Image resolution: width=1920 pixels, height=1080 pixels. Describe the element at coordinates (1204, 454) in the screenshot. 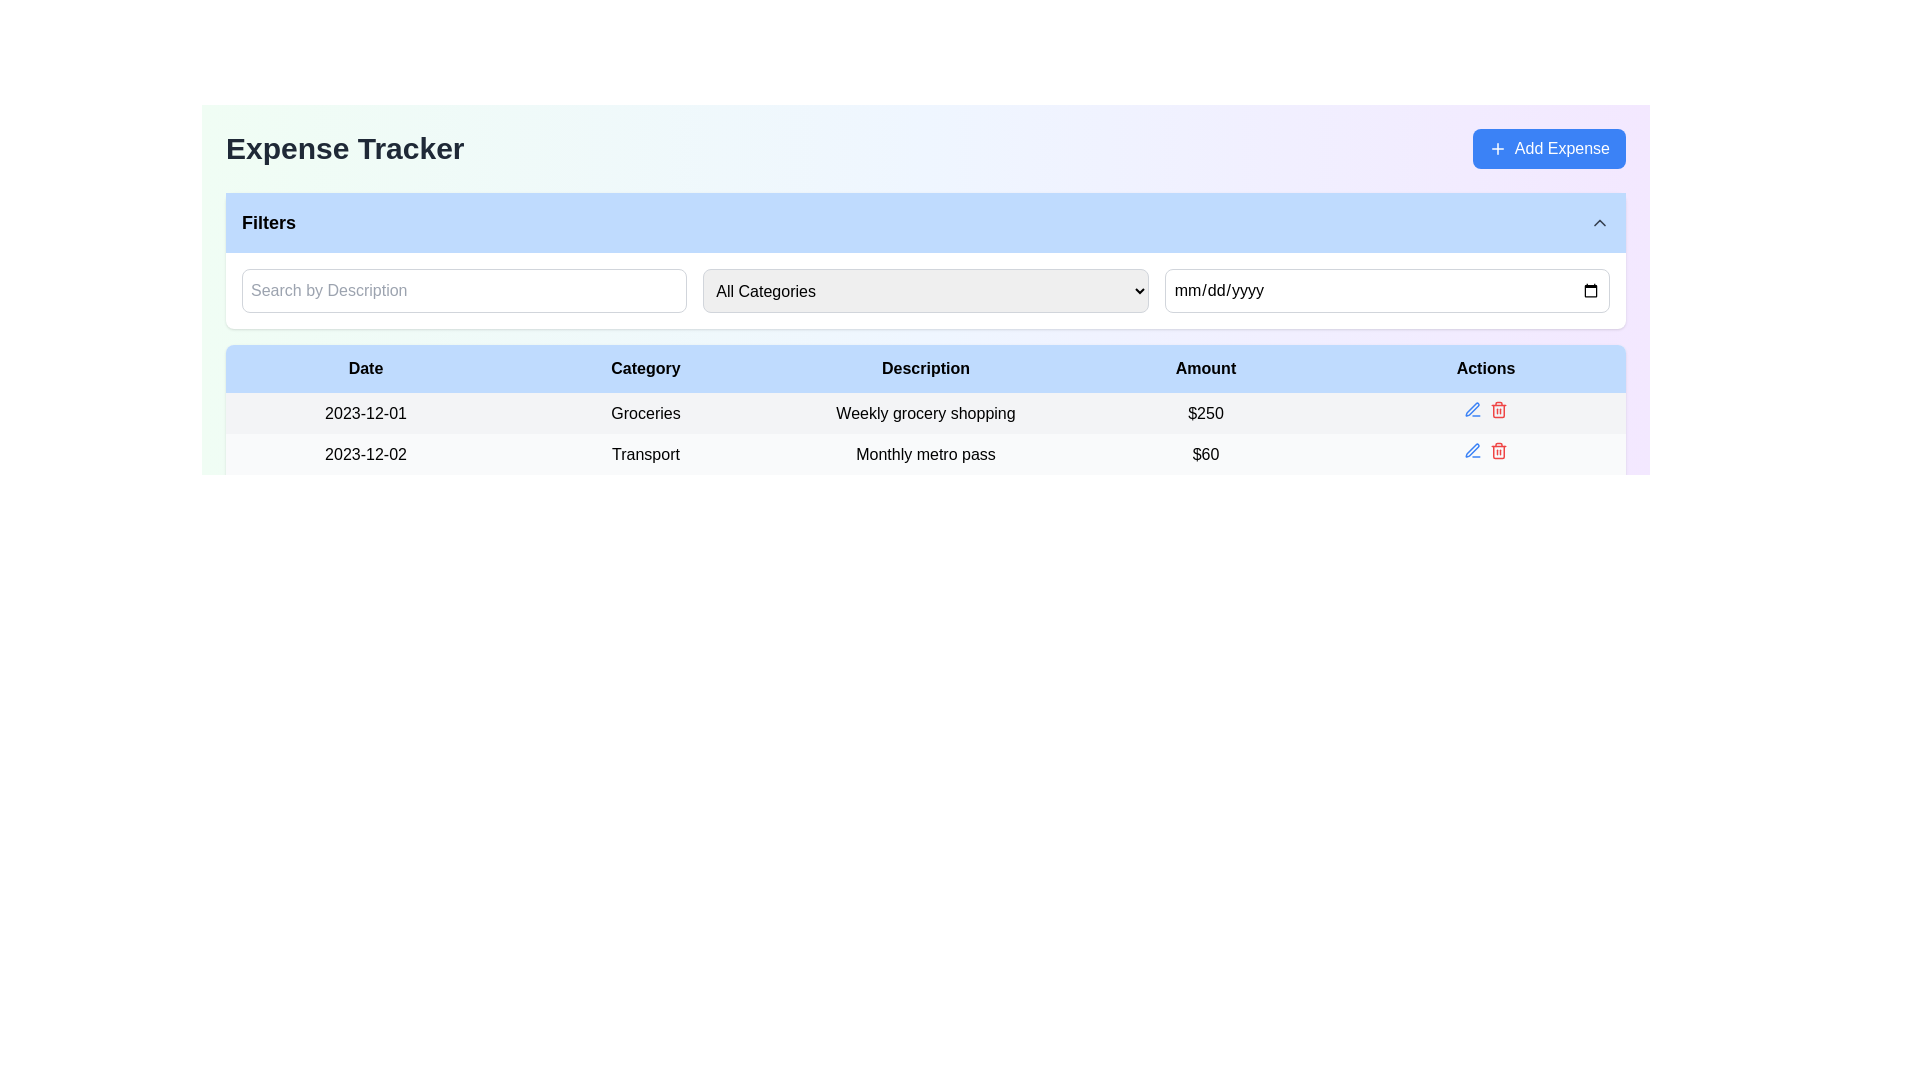

I see `the label displaying the monetary amount for the 'Monthly metro pass' expense, located in the fourth column of the transport expense table` at that location.